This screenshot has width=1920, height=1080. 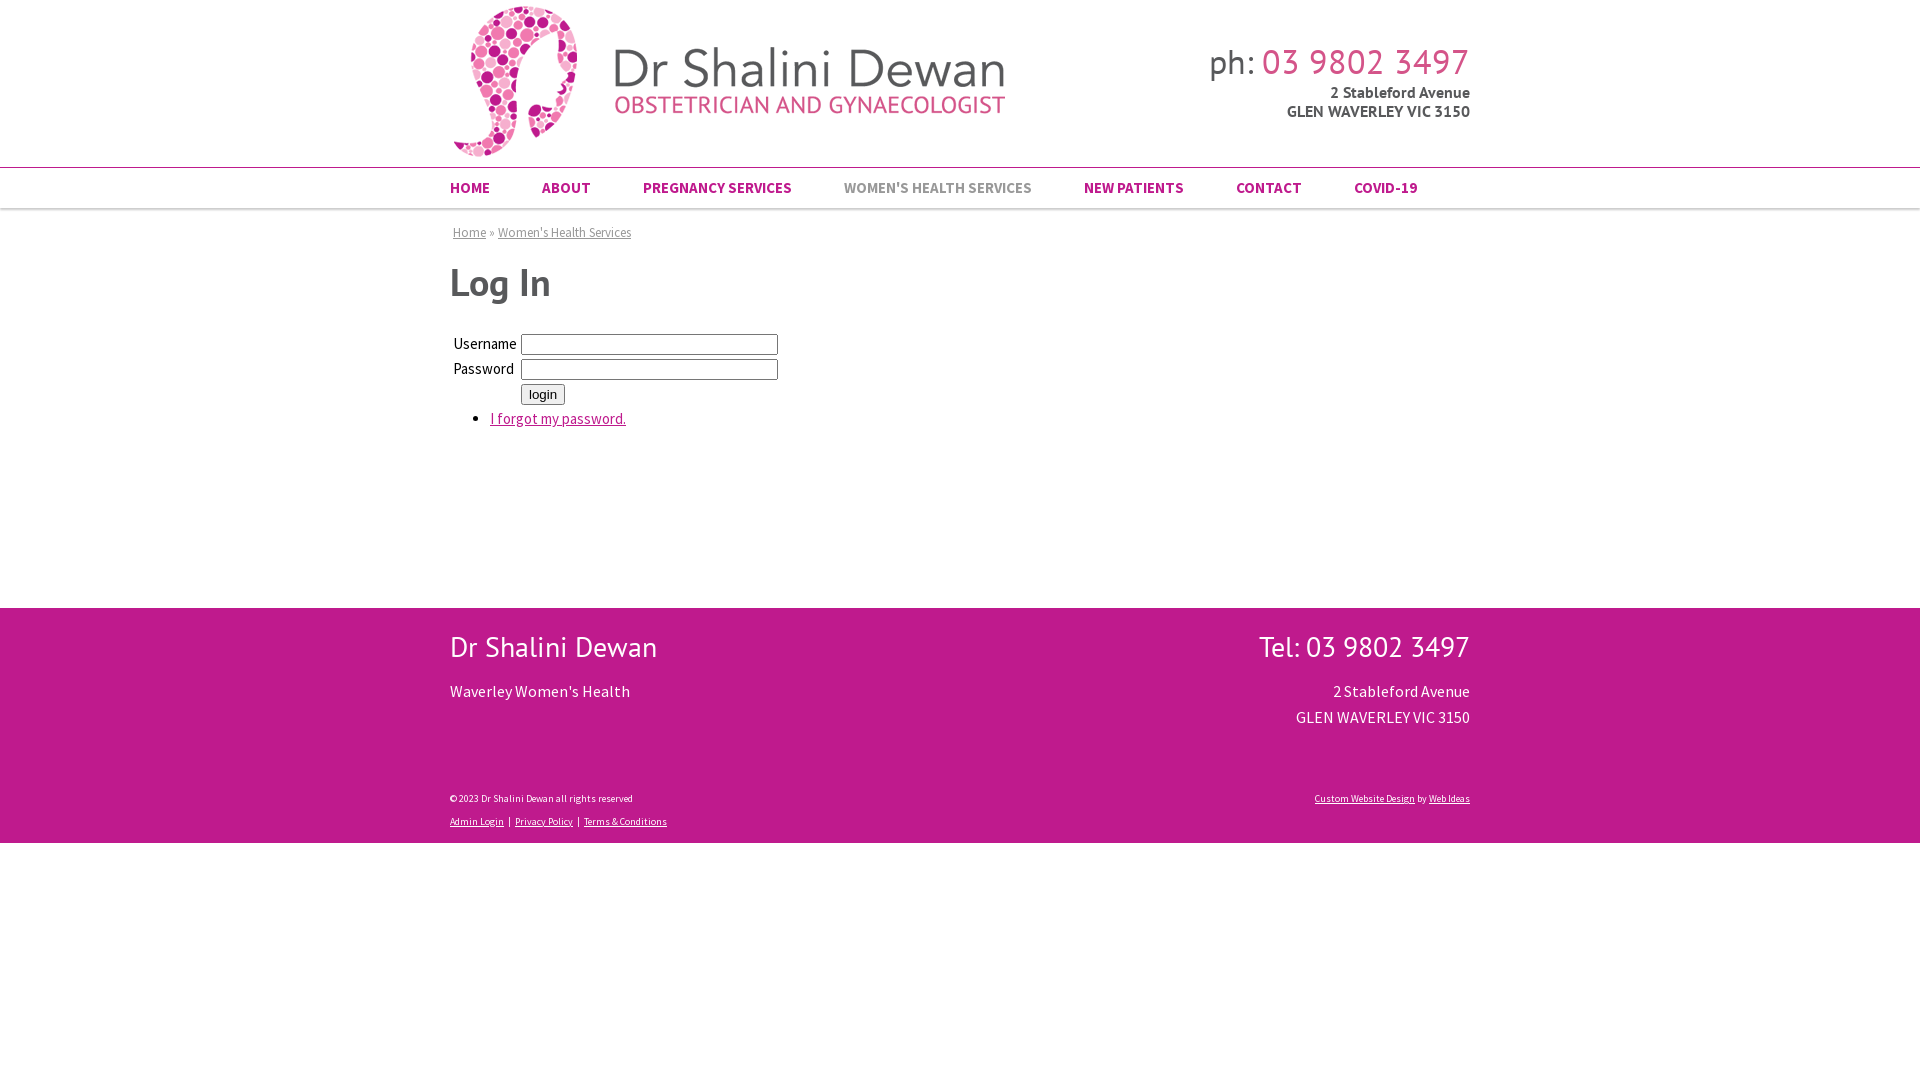 I want to click on 'Custom Website Design', so click(x=1363, y=797).